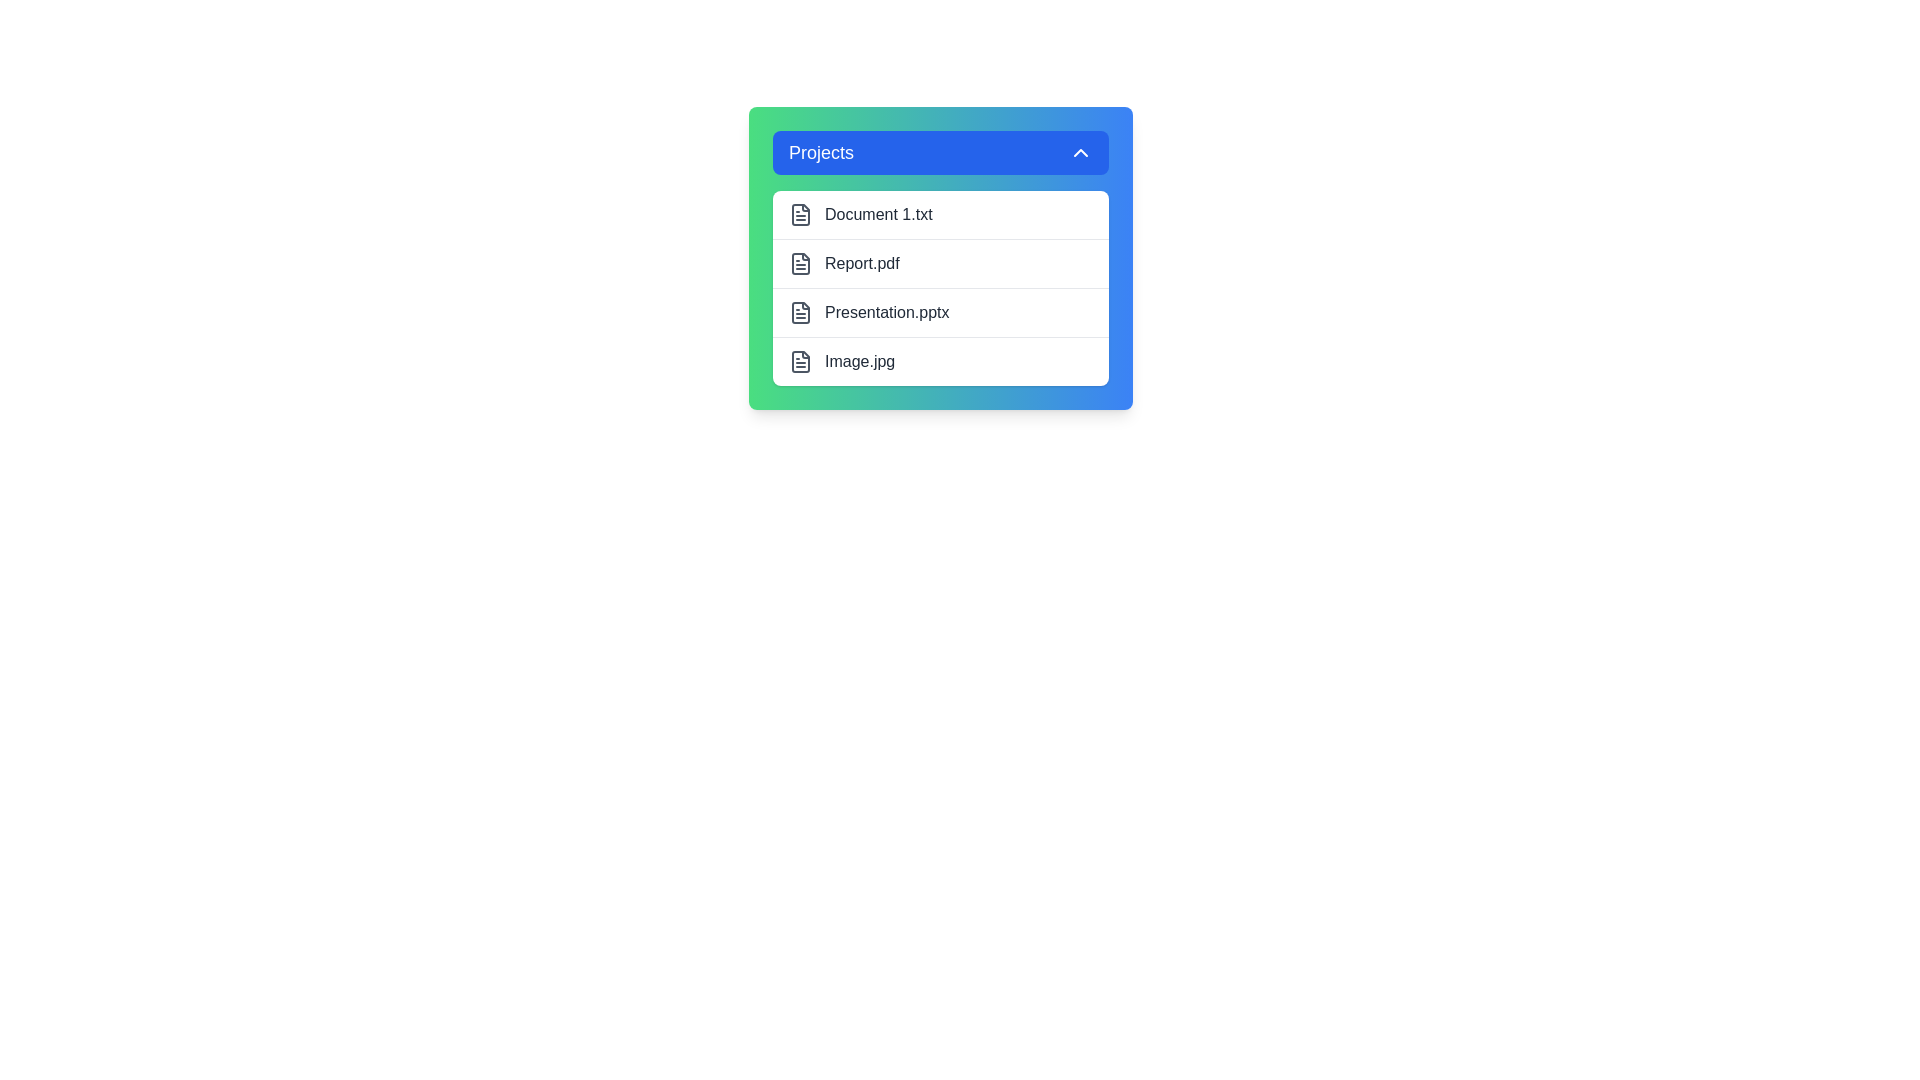  I want to click on the file Presentation.pptx from the list, so click(939, 312).